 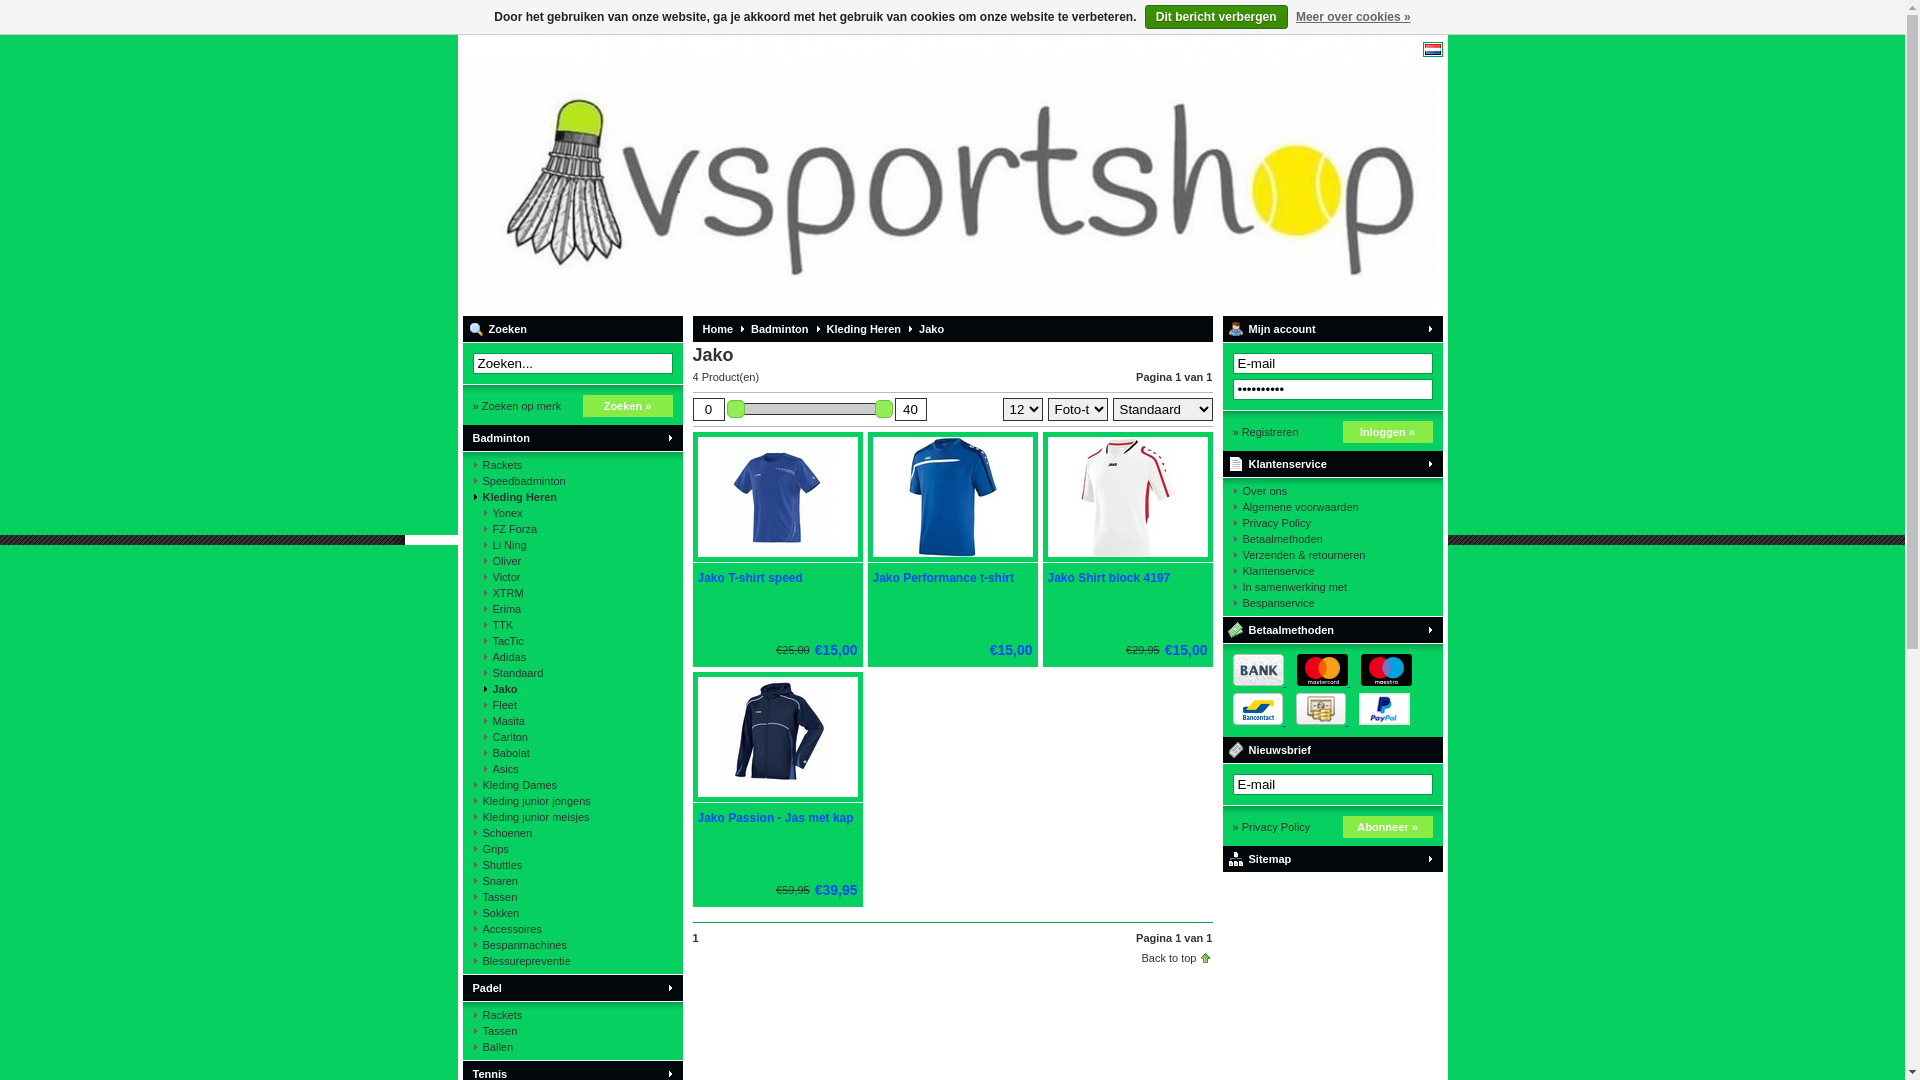 I want to click on 'Dit bericht verbergen', so click(x=1215, y=16).